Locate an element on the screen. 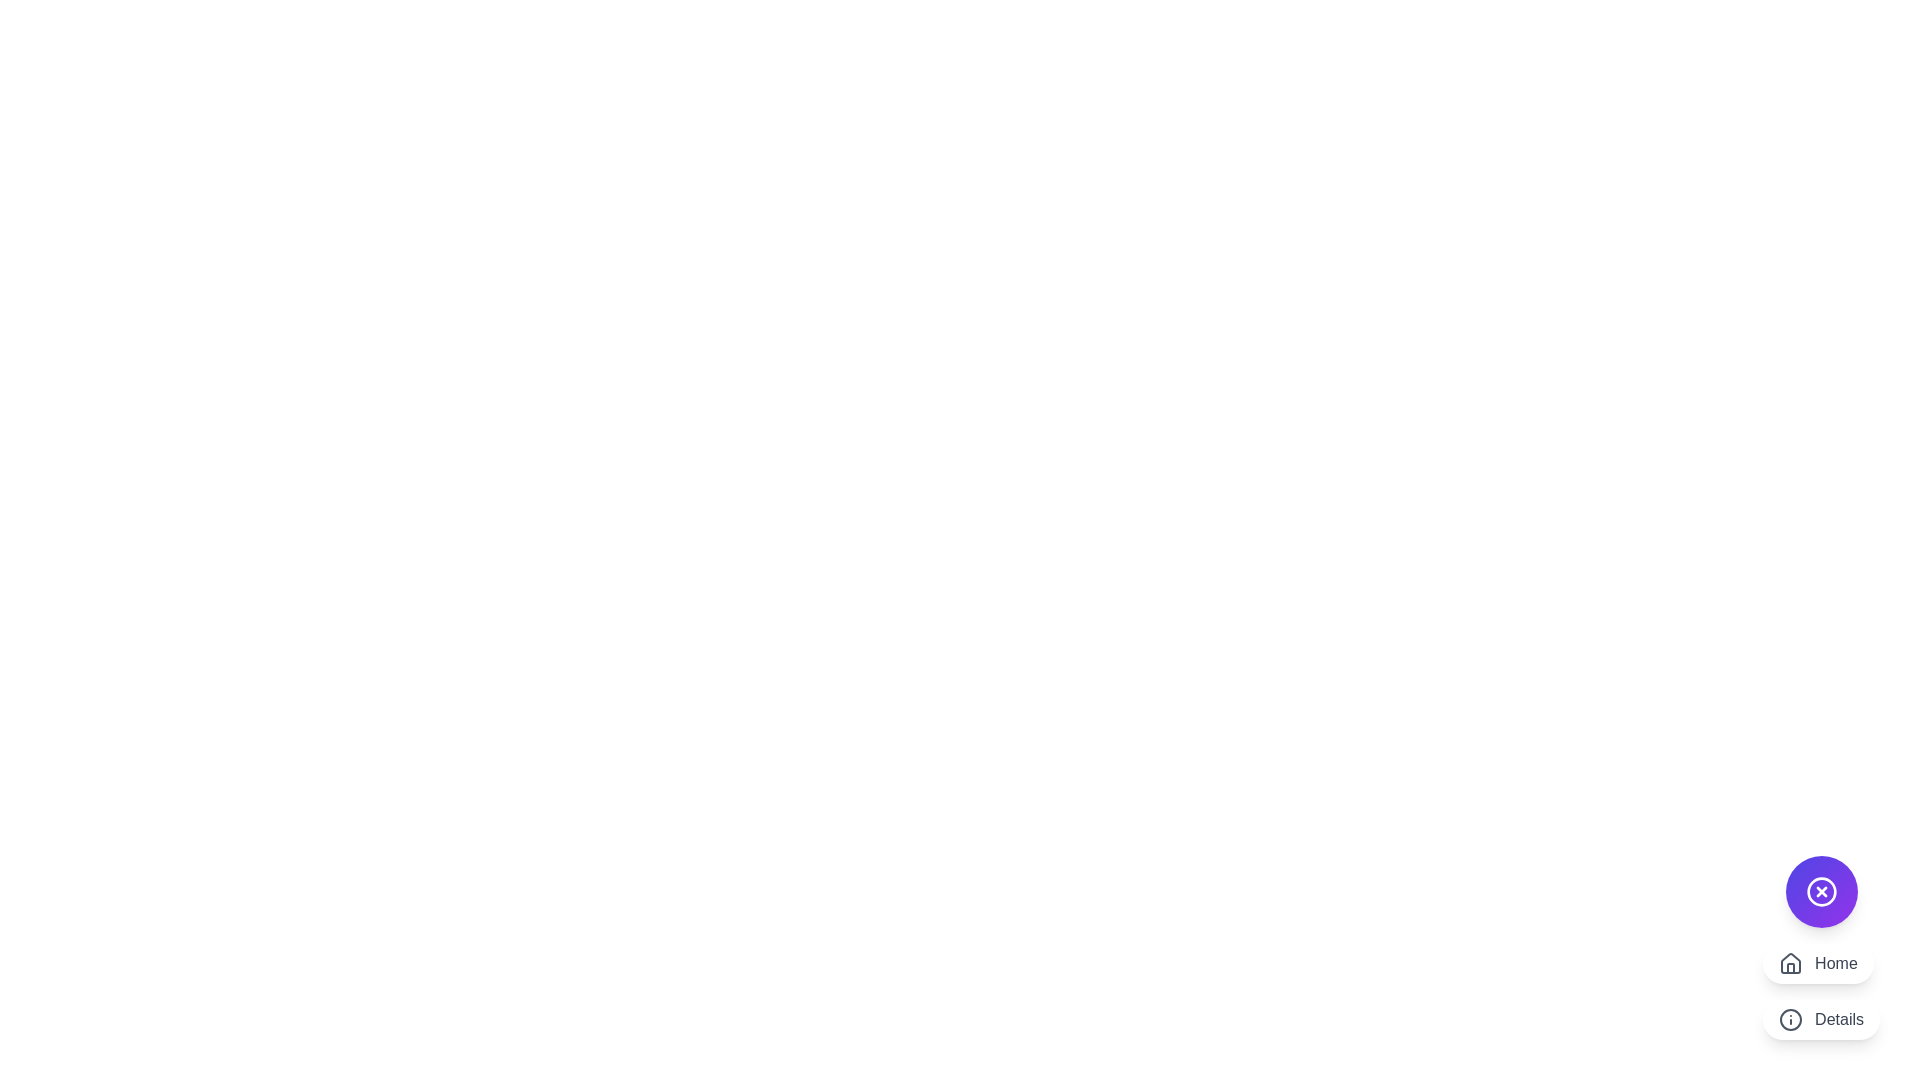 The height and width of the screenshot is (1080, 1920). the 'Home' button is located at coordinates (1818, 963).